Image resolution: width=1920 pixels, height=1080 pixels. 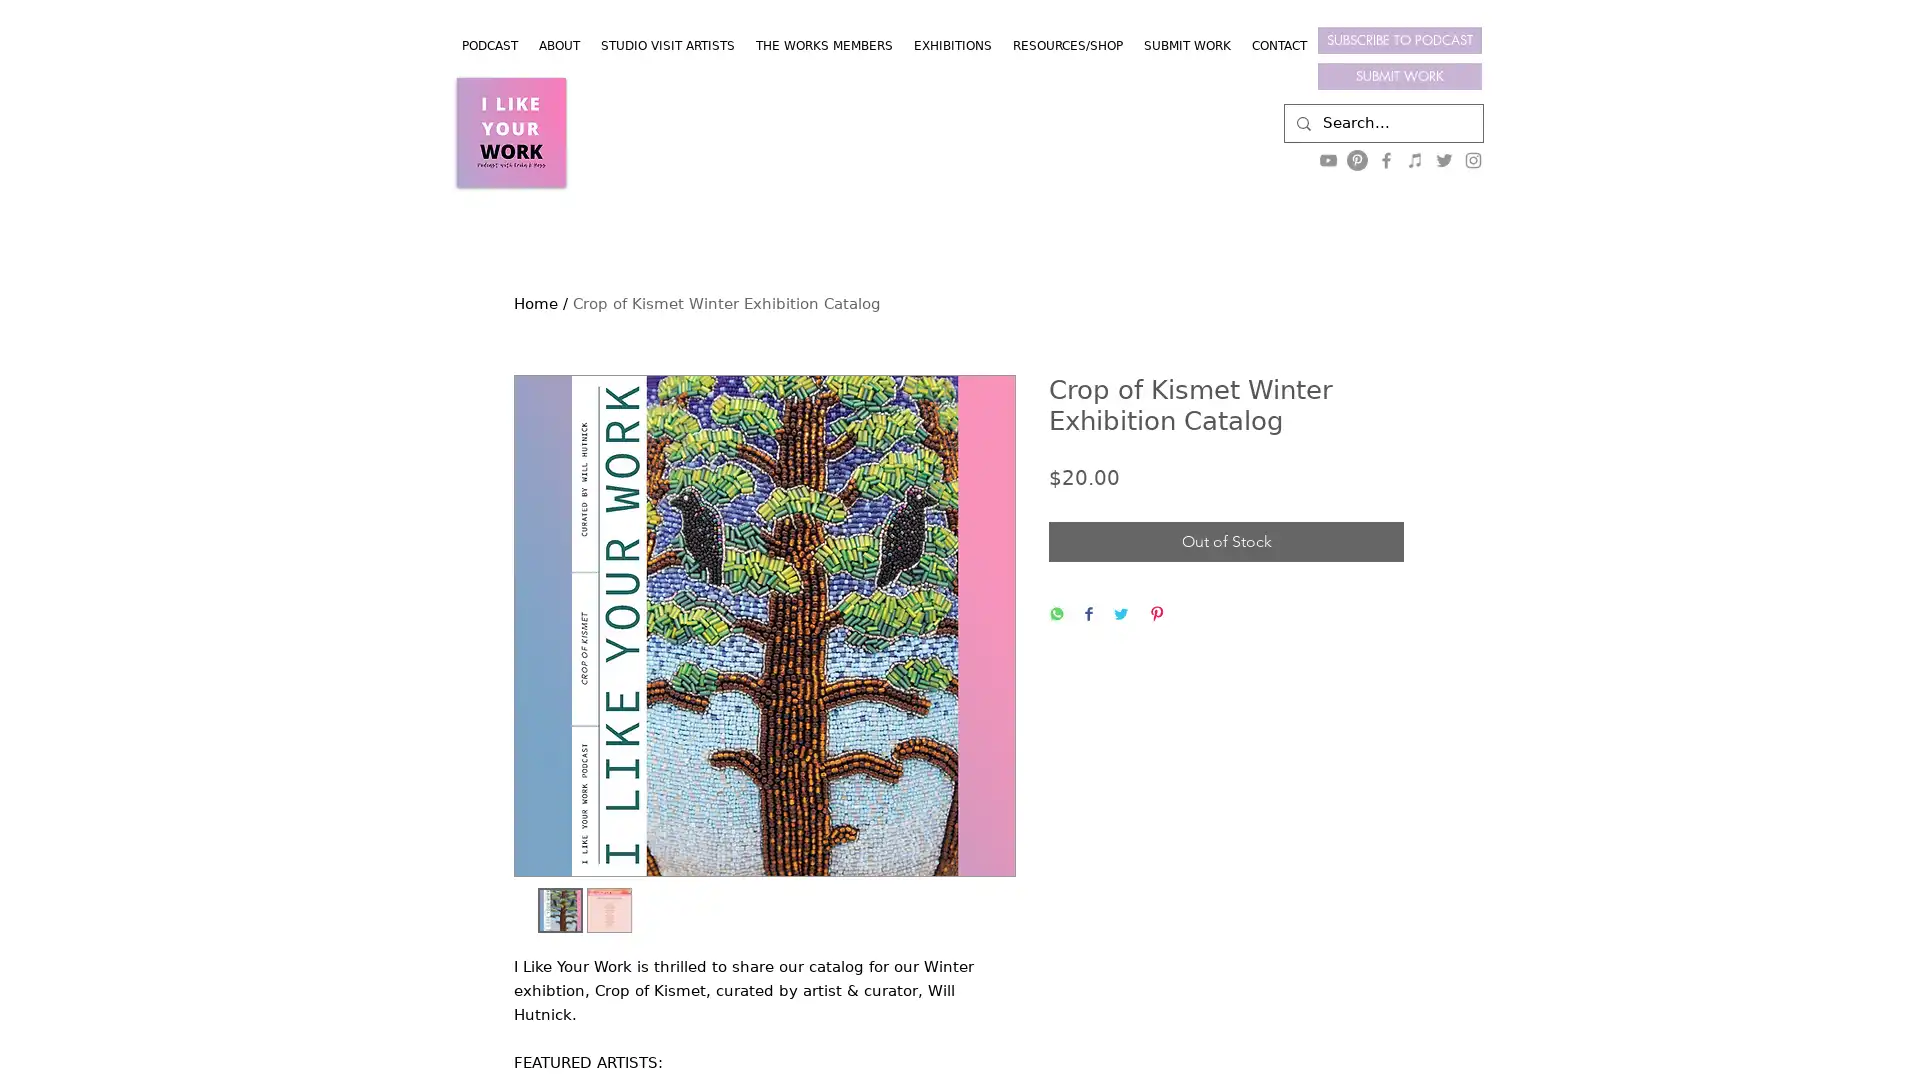 I want to click on Out of Stock, so click(x=1225, y=542).